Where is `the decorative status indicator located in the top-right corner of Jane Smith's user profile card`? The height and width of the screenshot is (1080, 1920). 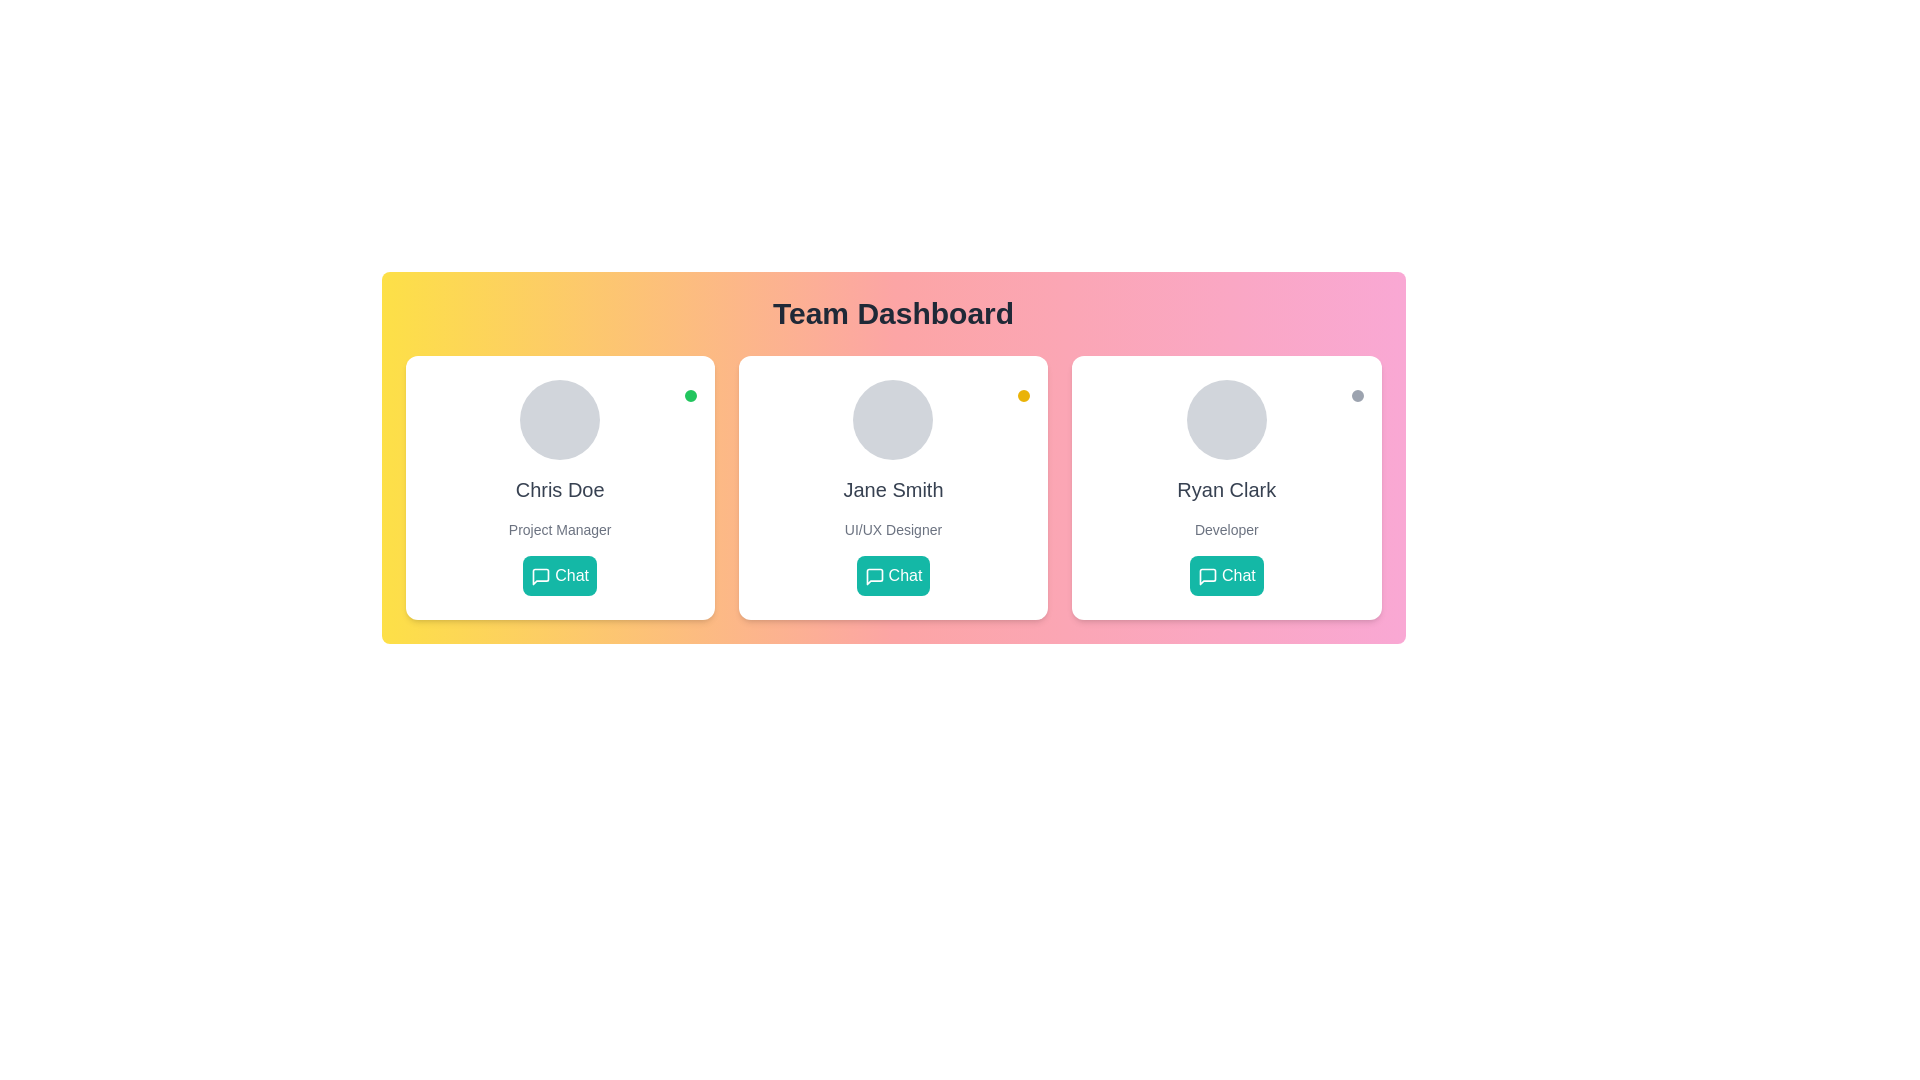
the decorative status indicator located in the top-right corner of Jane Smith's user profile card is located at coordinates (1024, 396).